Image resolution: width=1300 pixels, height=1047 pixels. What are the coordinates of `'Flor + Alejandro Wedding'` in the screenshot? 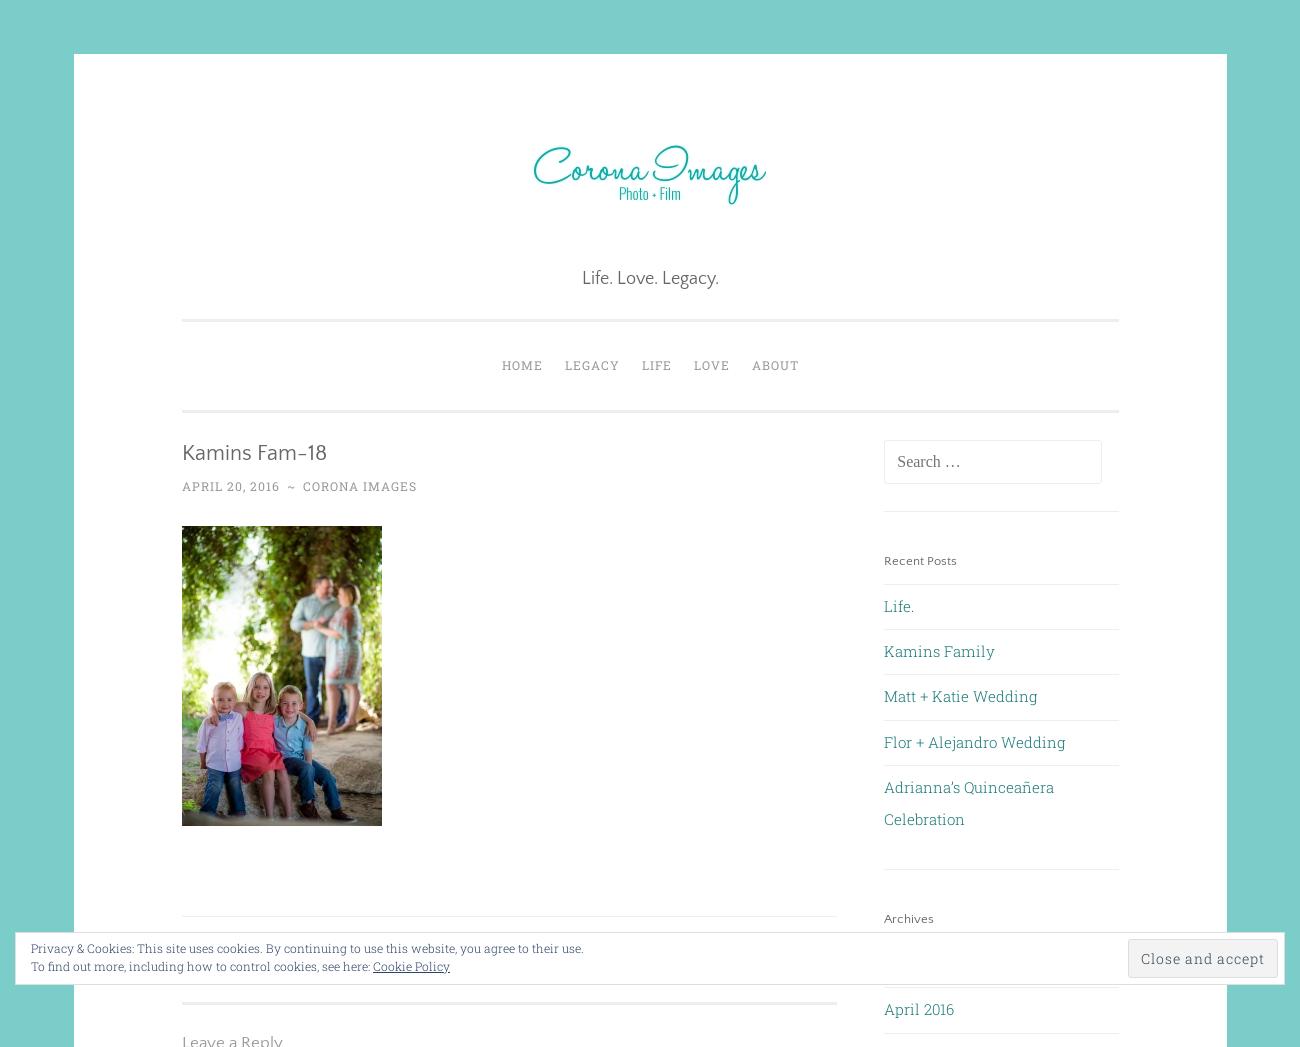 It's located at (974, 740).